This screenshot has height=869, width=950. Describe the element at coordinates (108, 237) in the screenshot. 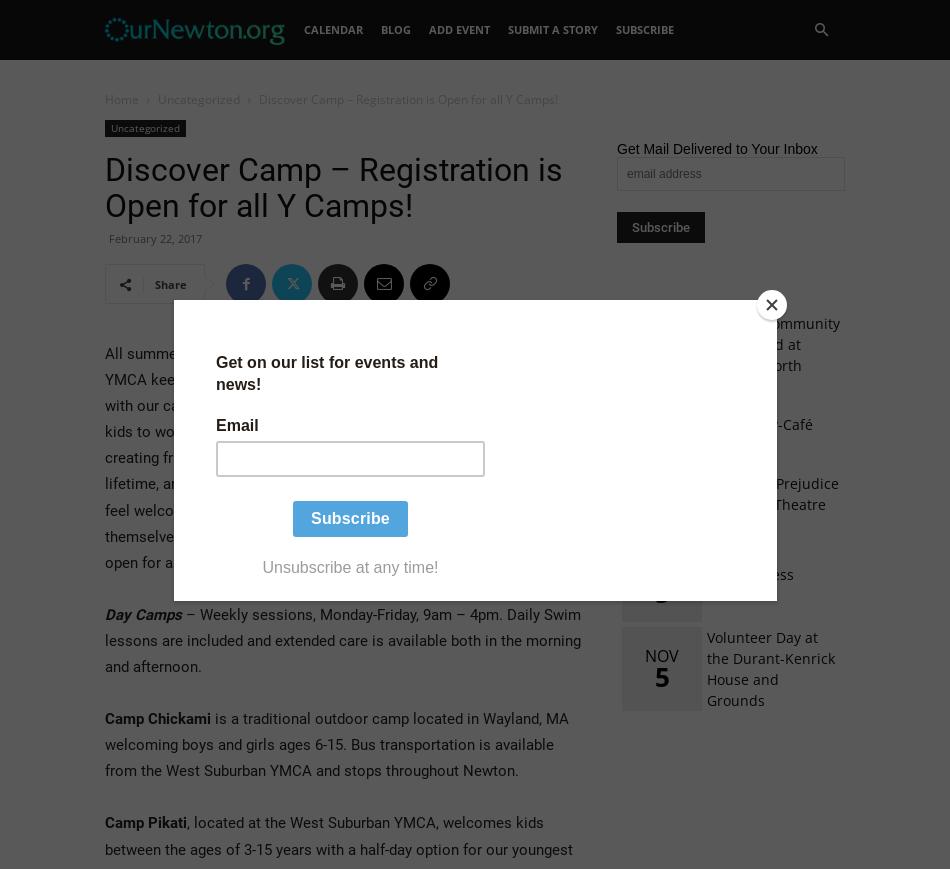

I see `'February 22, 2017'` at that location.